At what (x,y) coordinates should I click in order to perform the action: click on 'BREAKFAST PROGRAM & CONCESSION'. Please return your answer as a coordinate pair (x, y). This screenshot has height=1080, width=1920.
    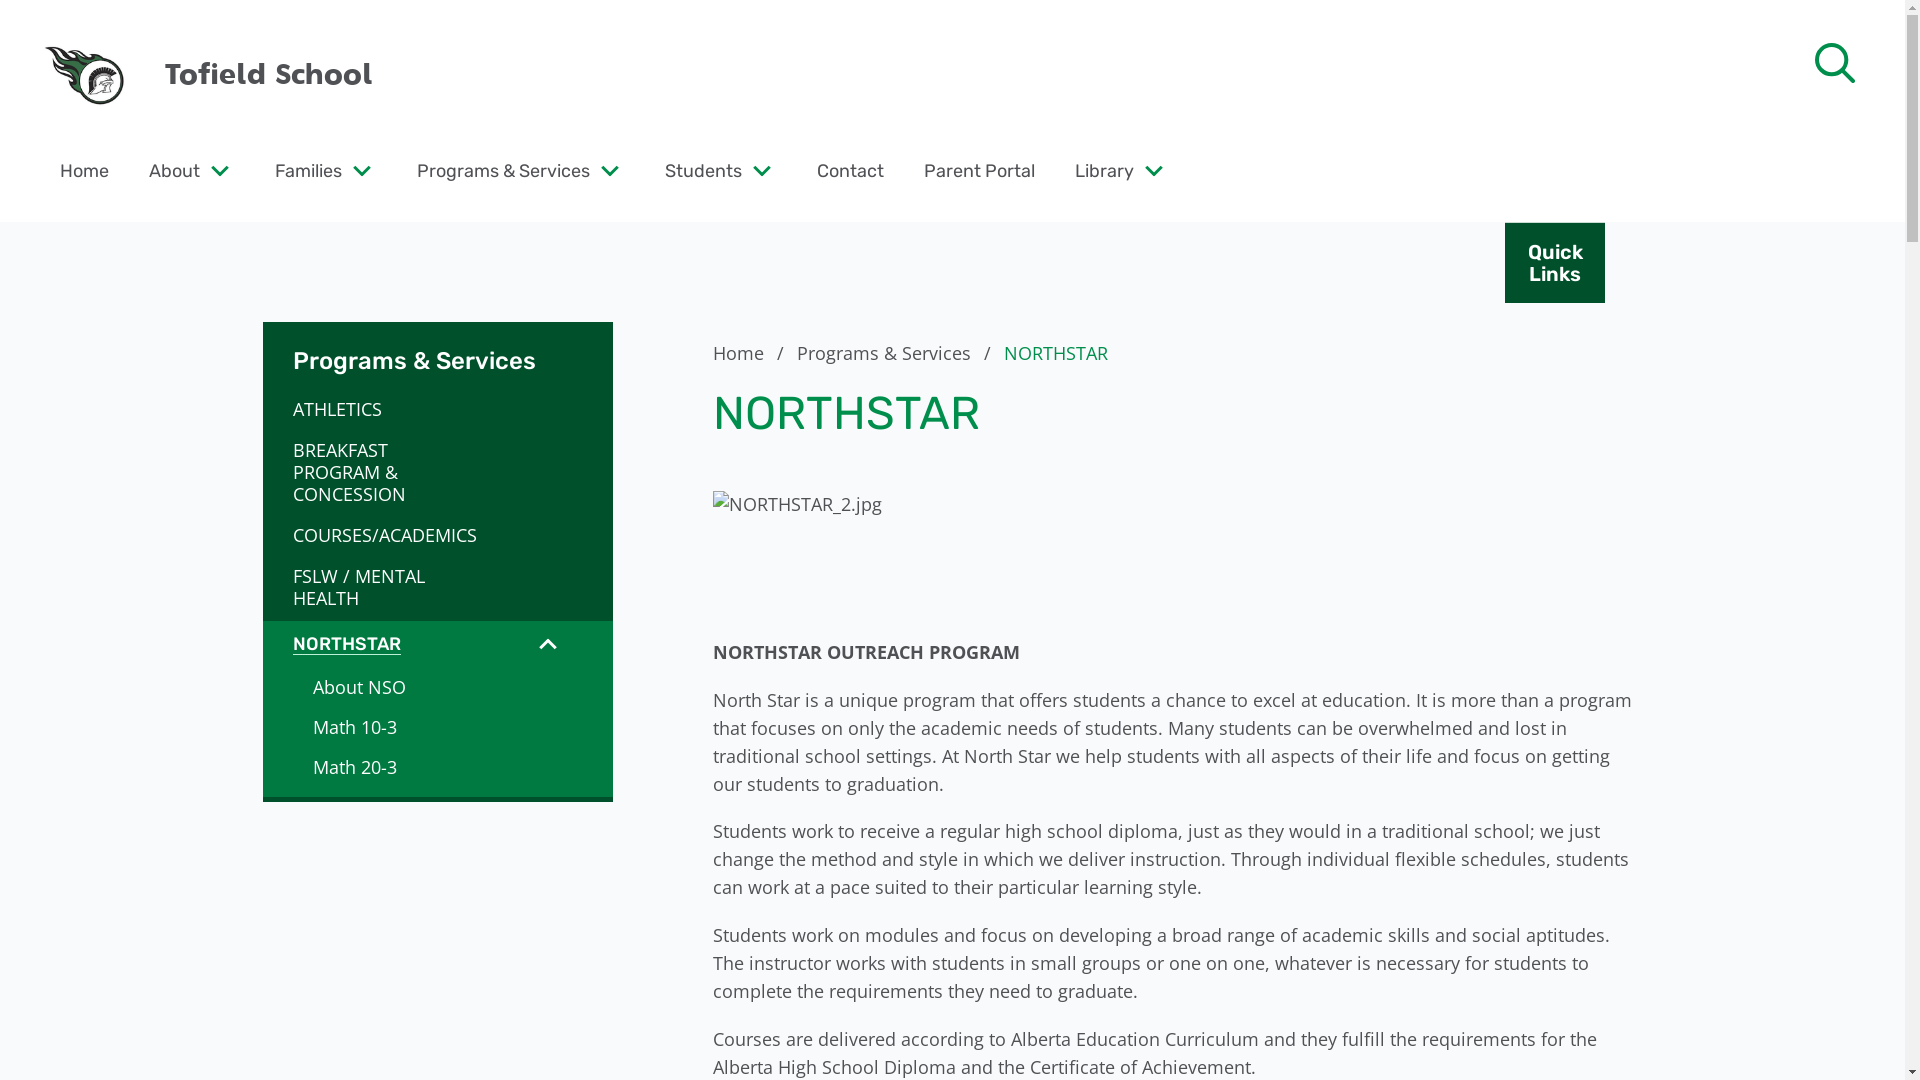
    Looking at the image, I should click on (379, 471).